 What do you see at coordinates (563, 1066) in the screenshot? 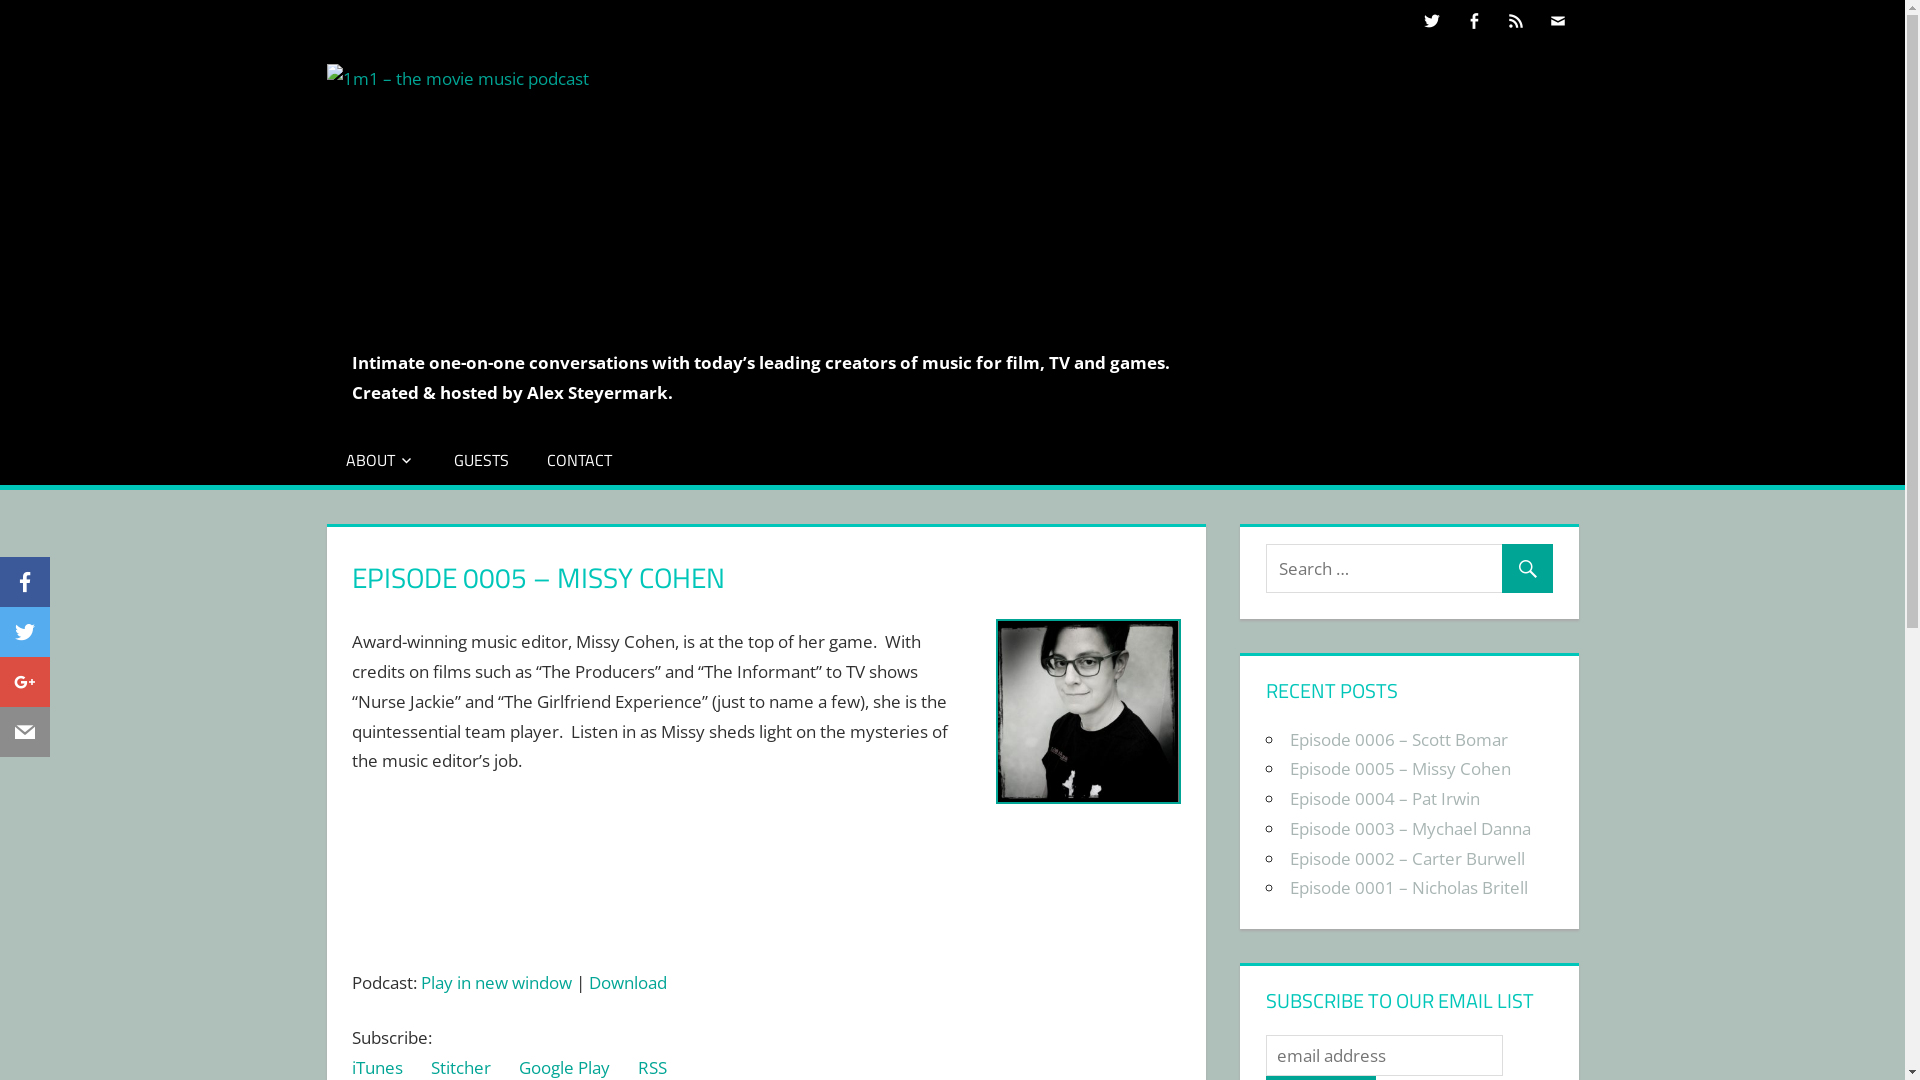
I see `'Google Play'` at bounding box center [563, 1066].